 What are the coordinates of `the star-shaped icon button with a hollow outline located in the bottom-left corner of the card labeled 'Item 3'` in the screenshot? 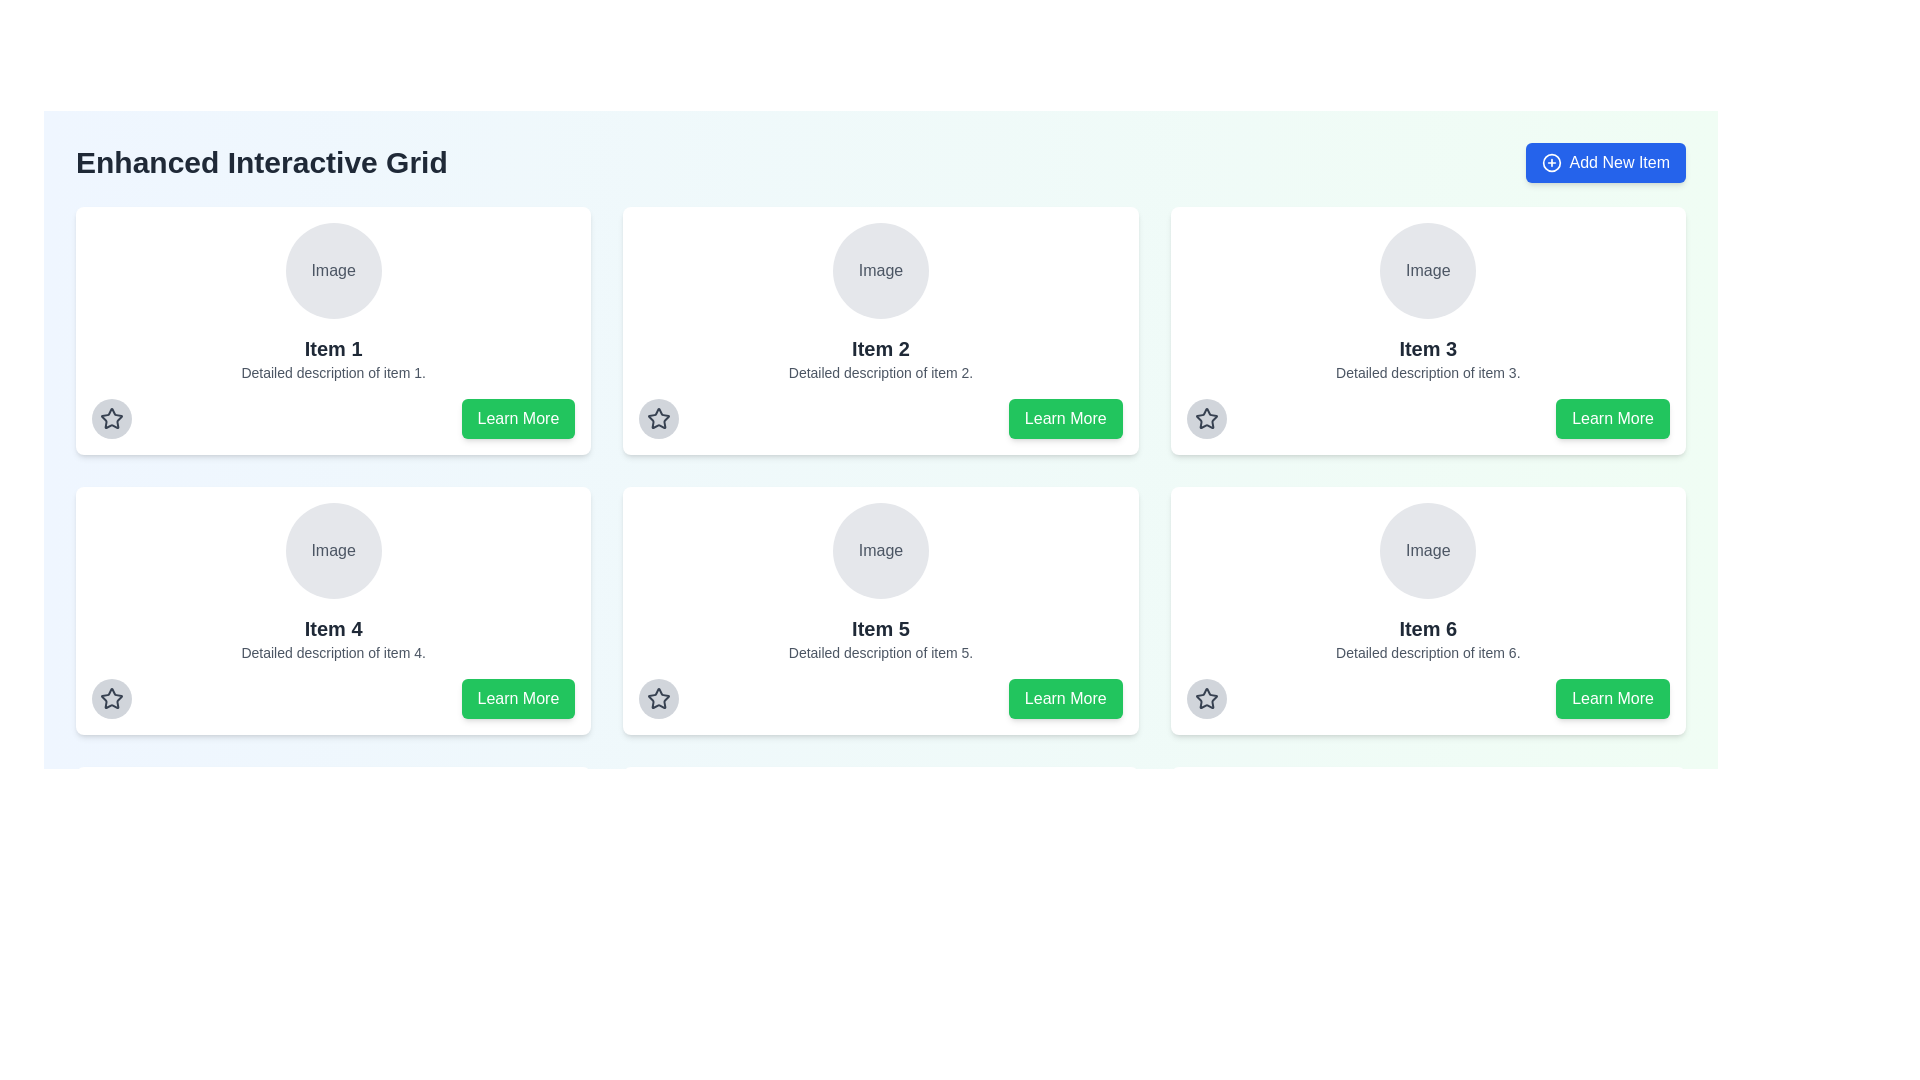 It's located at (1205, 418).